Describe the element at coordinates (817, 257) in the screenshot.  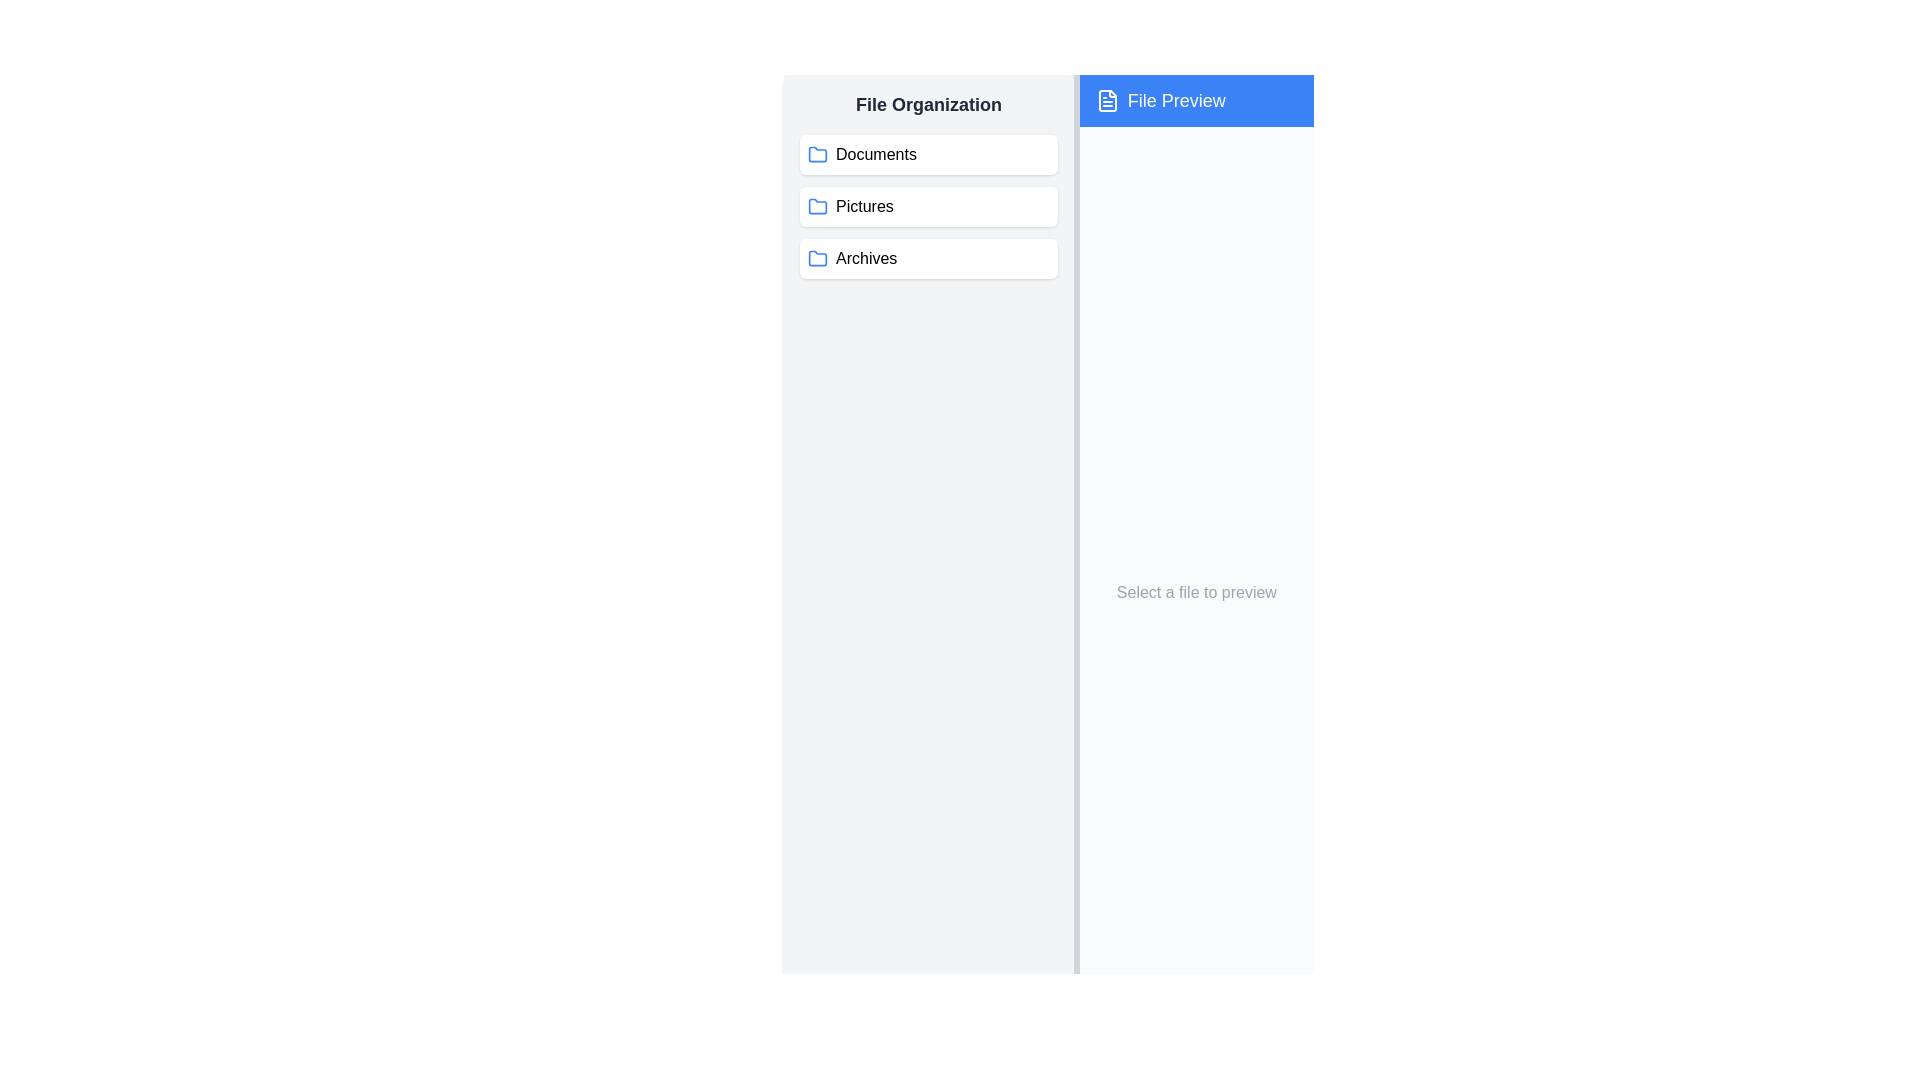
I see `the third folder icon labeled 'Archives' in the list under 'File Organization'` at that location.